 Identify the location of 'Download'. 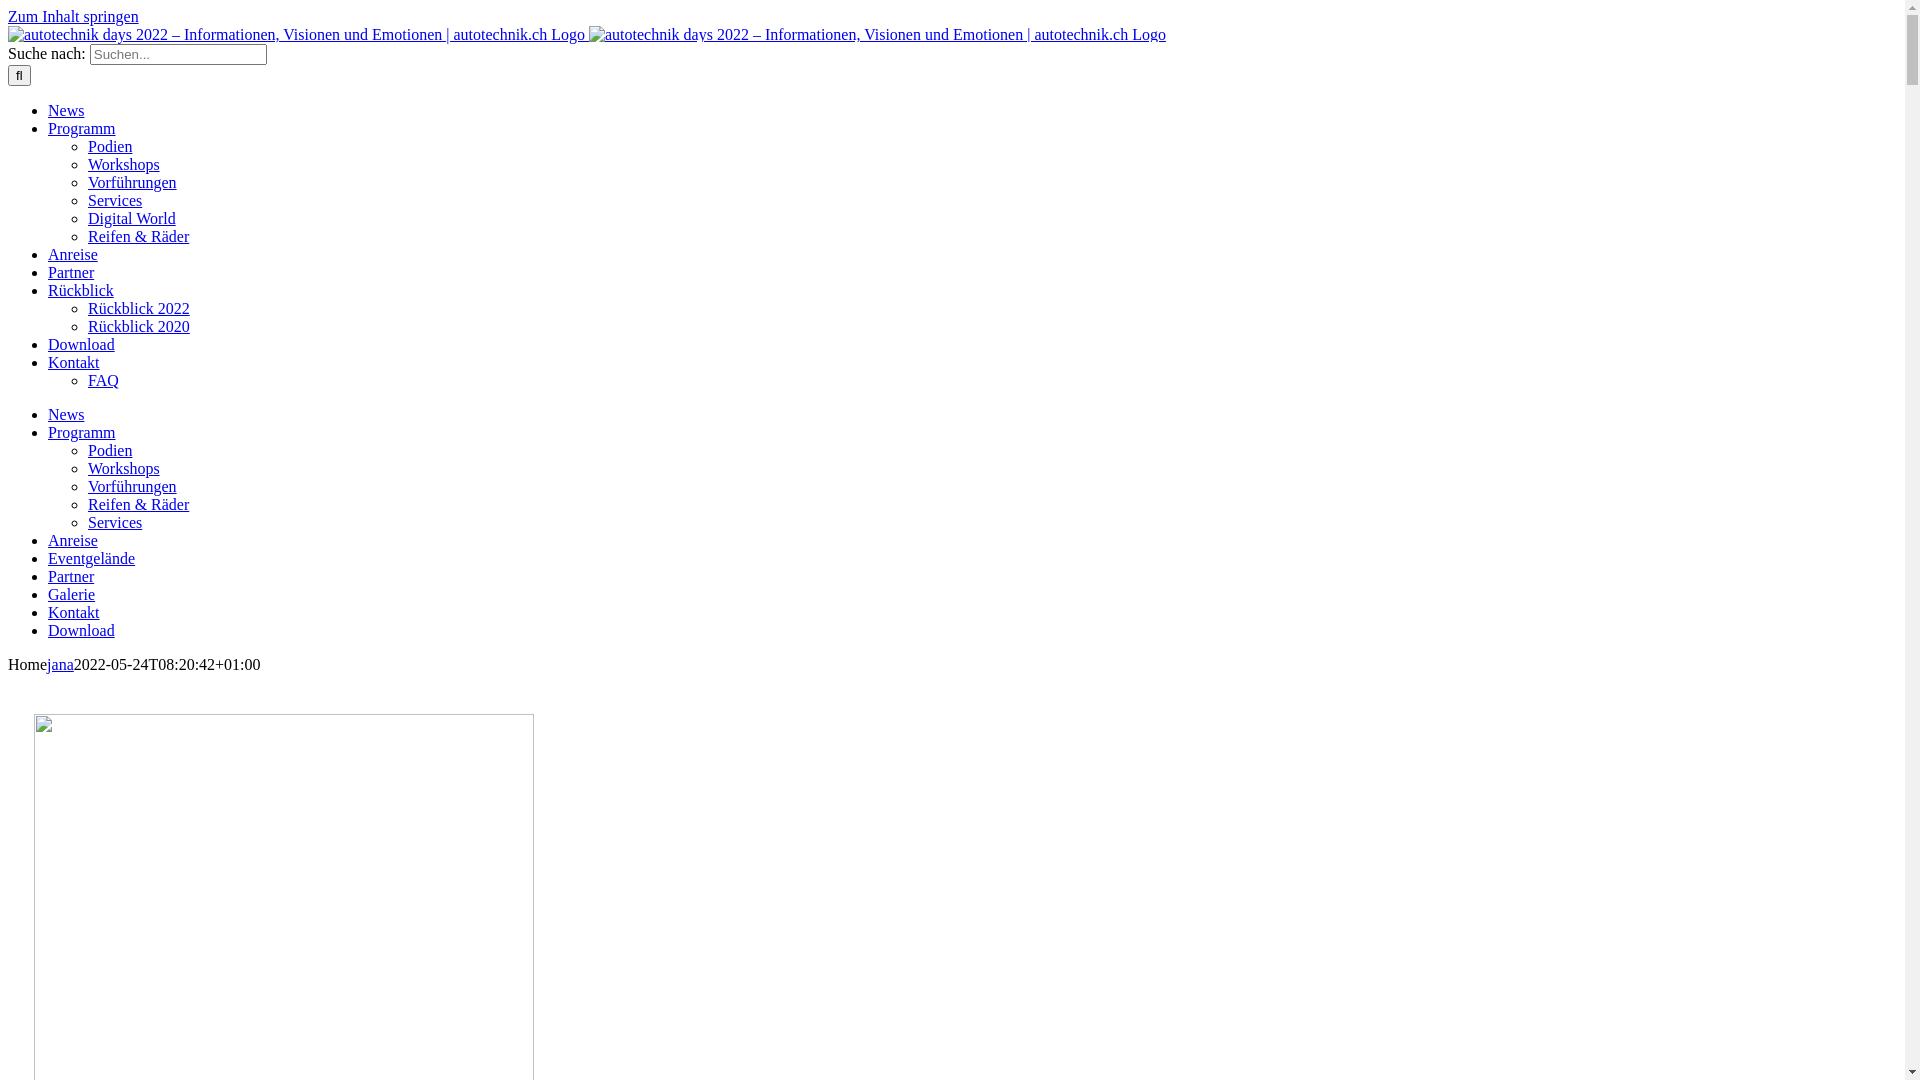
(48, 630).